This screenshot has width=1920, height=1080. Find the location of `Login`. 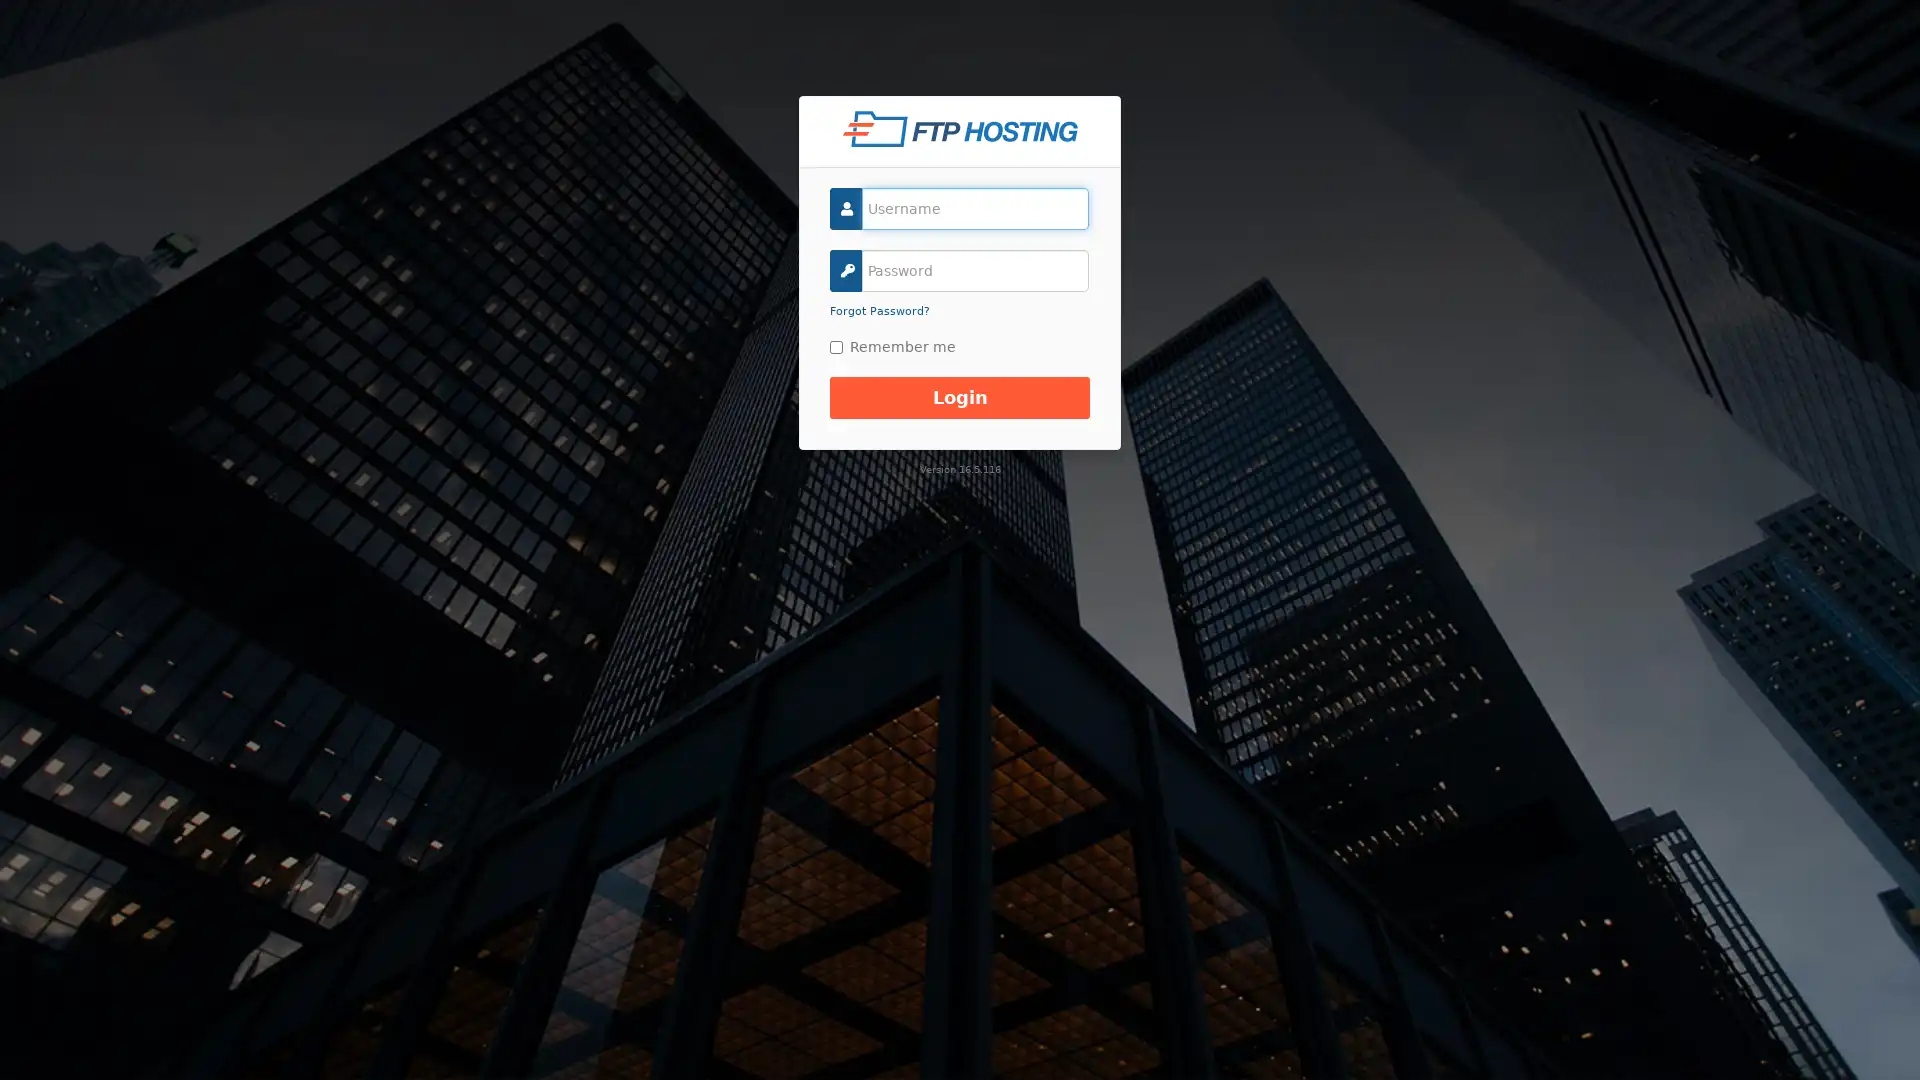

Login is located at coordinates (960, 397).